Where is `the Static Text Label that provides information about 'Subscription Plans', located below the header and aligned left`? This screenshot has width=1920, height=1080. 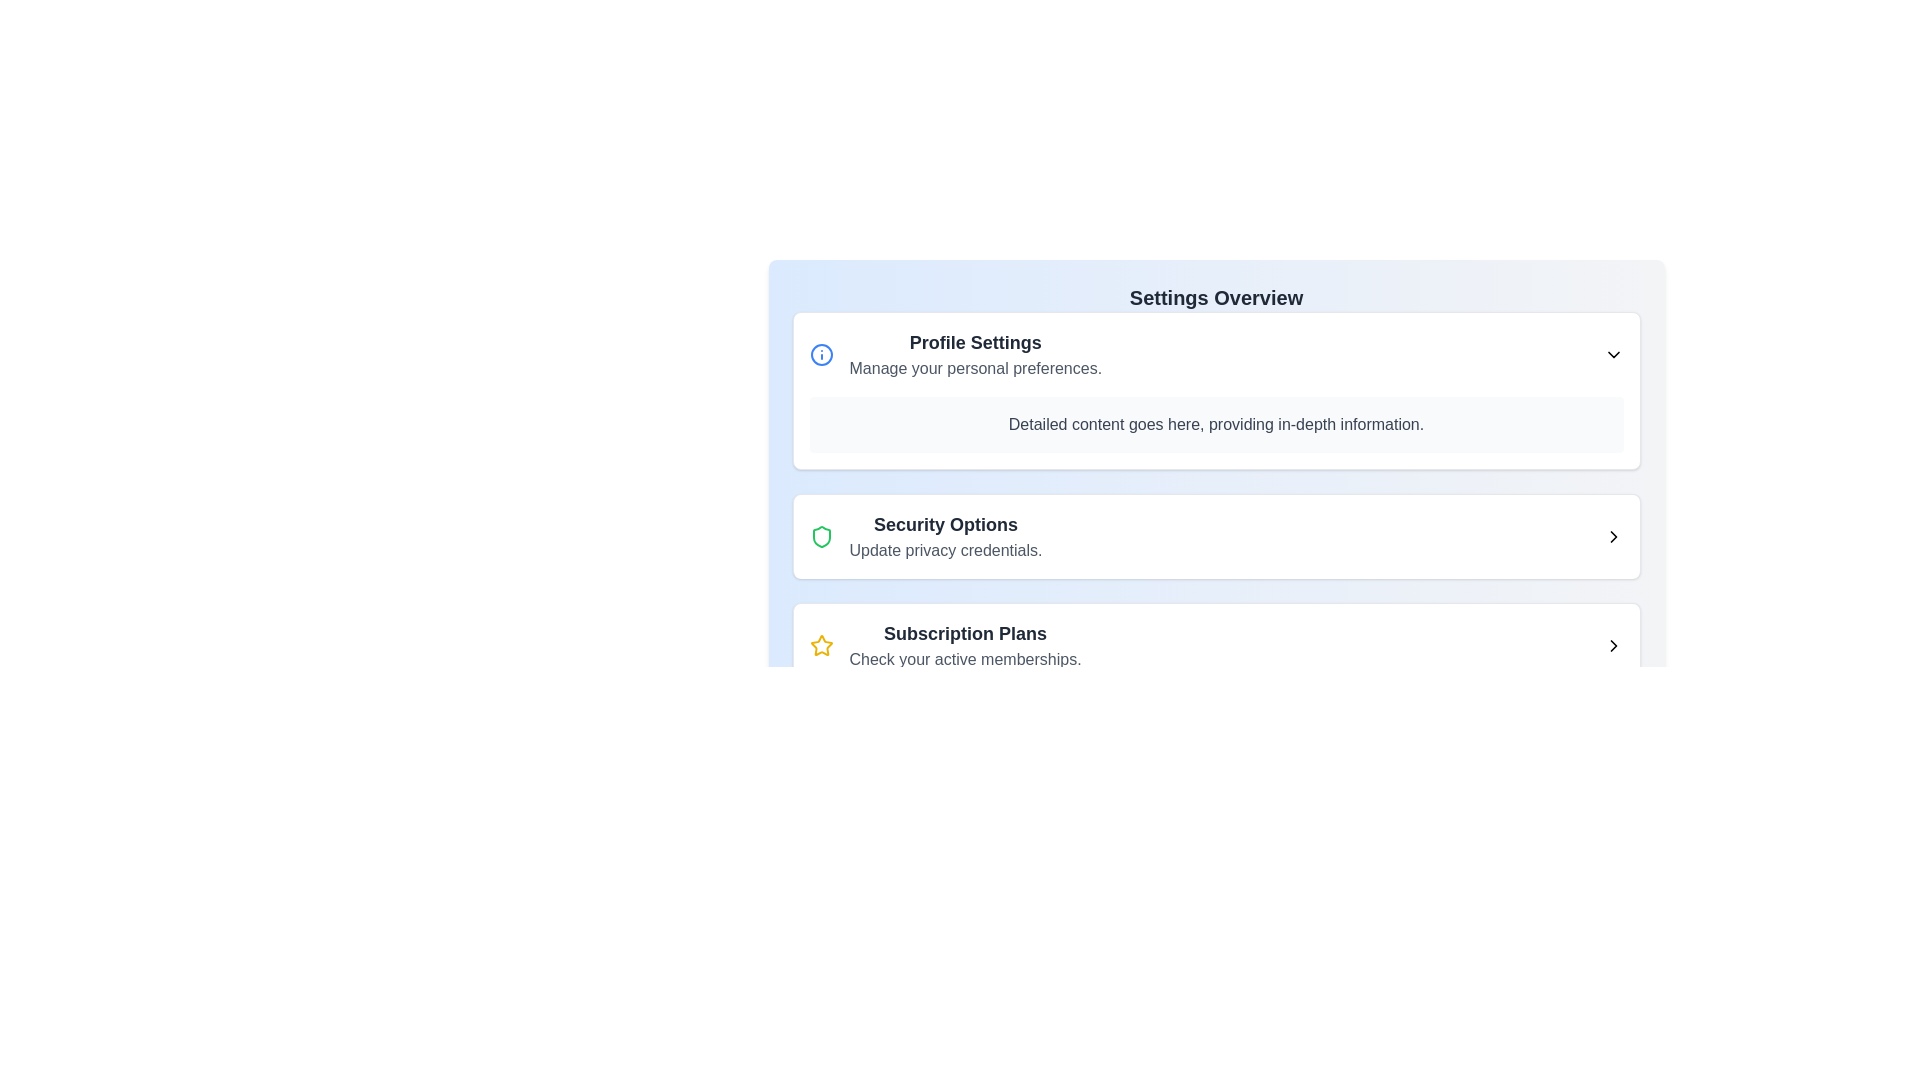
the Static Text Label that provides information about 'Subscription Plans', located below the header and aligned left is located at coordinates (965, 659).